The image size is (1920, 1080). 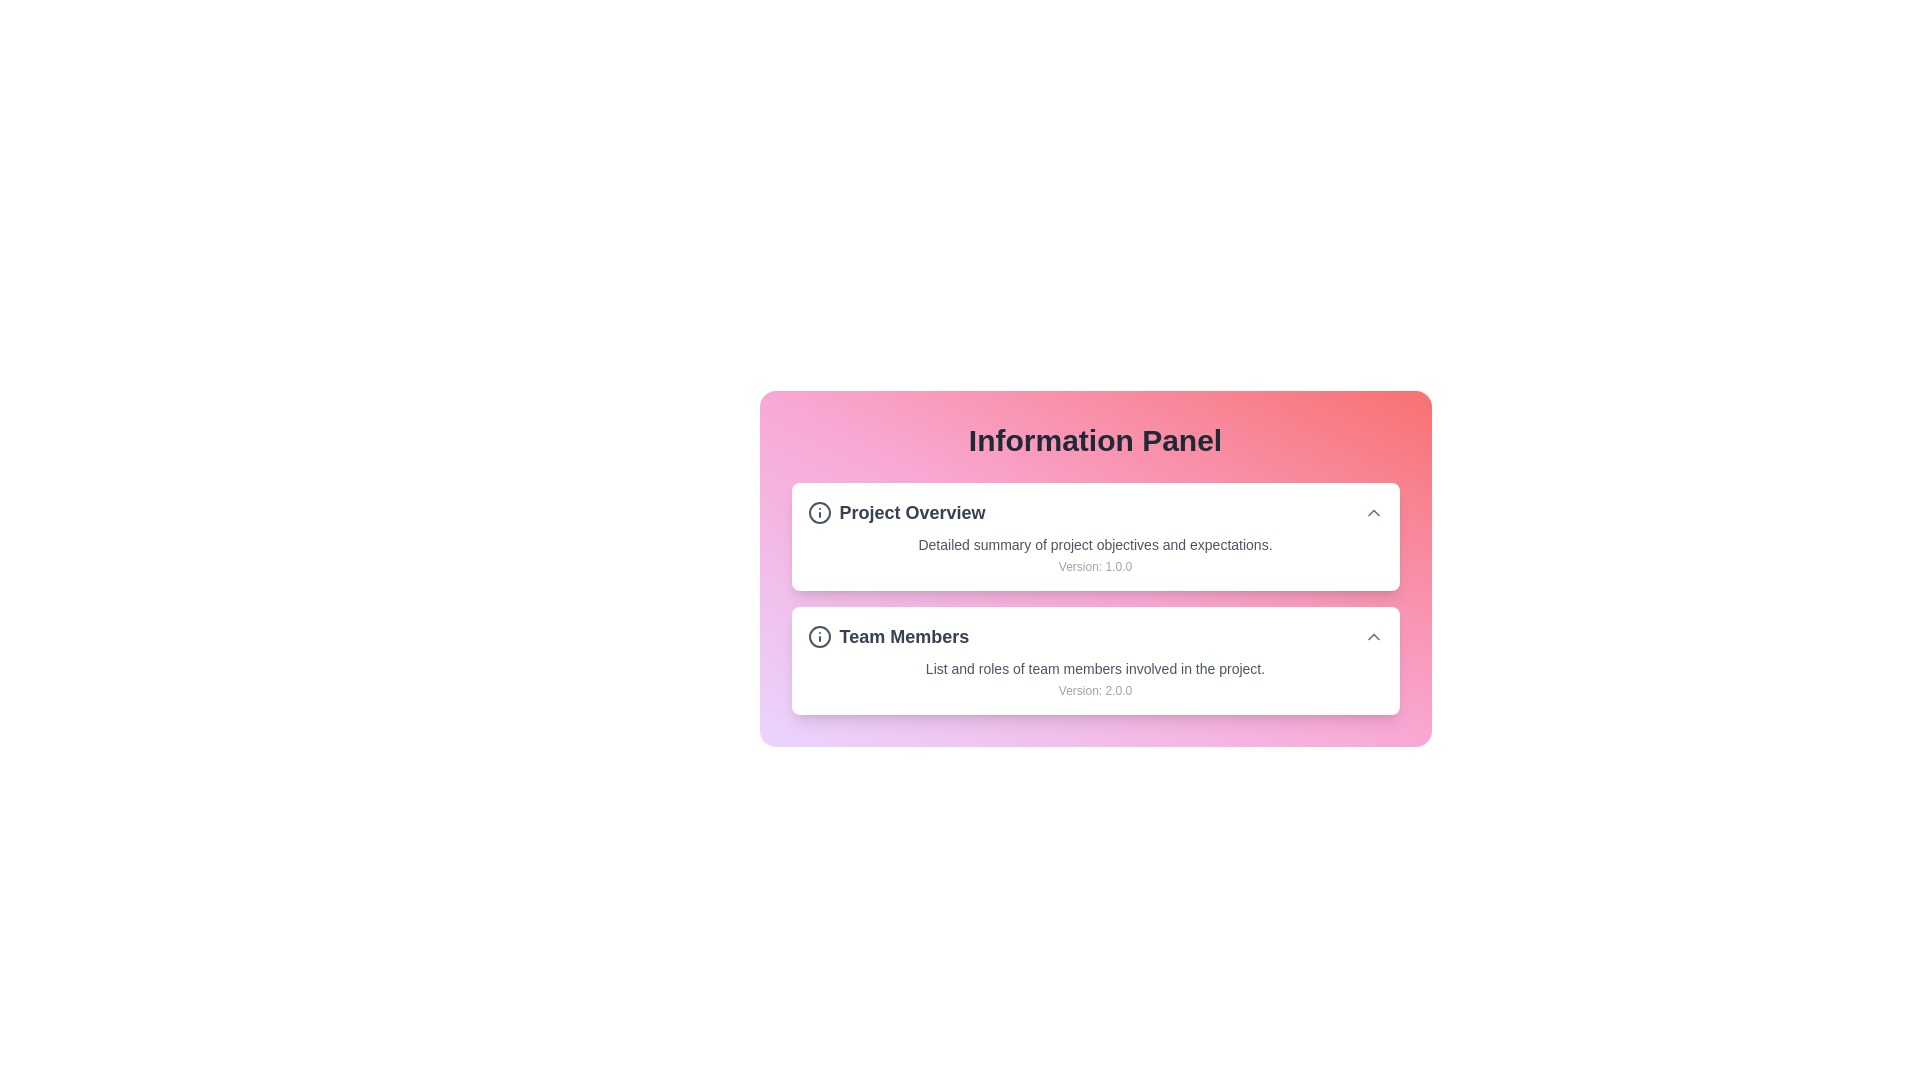 What do you see at coordinates (895, 512) in the screenshot?
I see `the non-interactive text label that serves as a title for the project summary, located at the top of the card-like interface` at bounding box center [895, 512].